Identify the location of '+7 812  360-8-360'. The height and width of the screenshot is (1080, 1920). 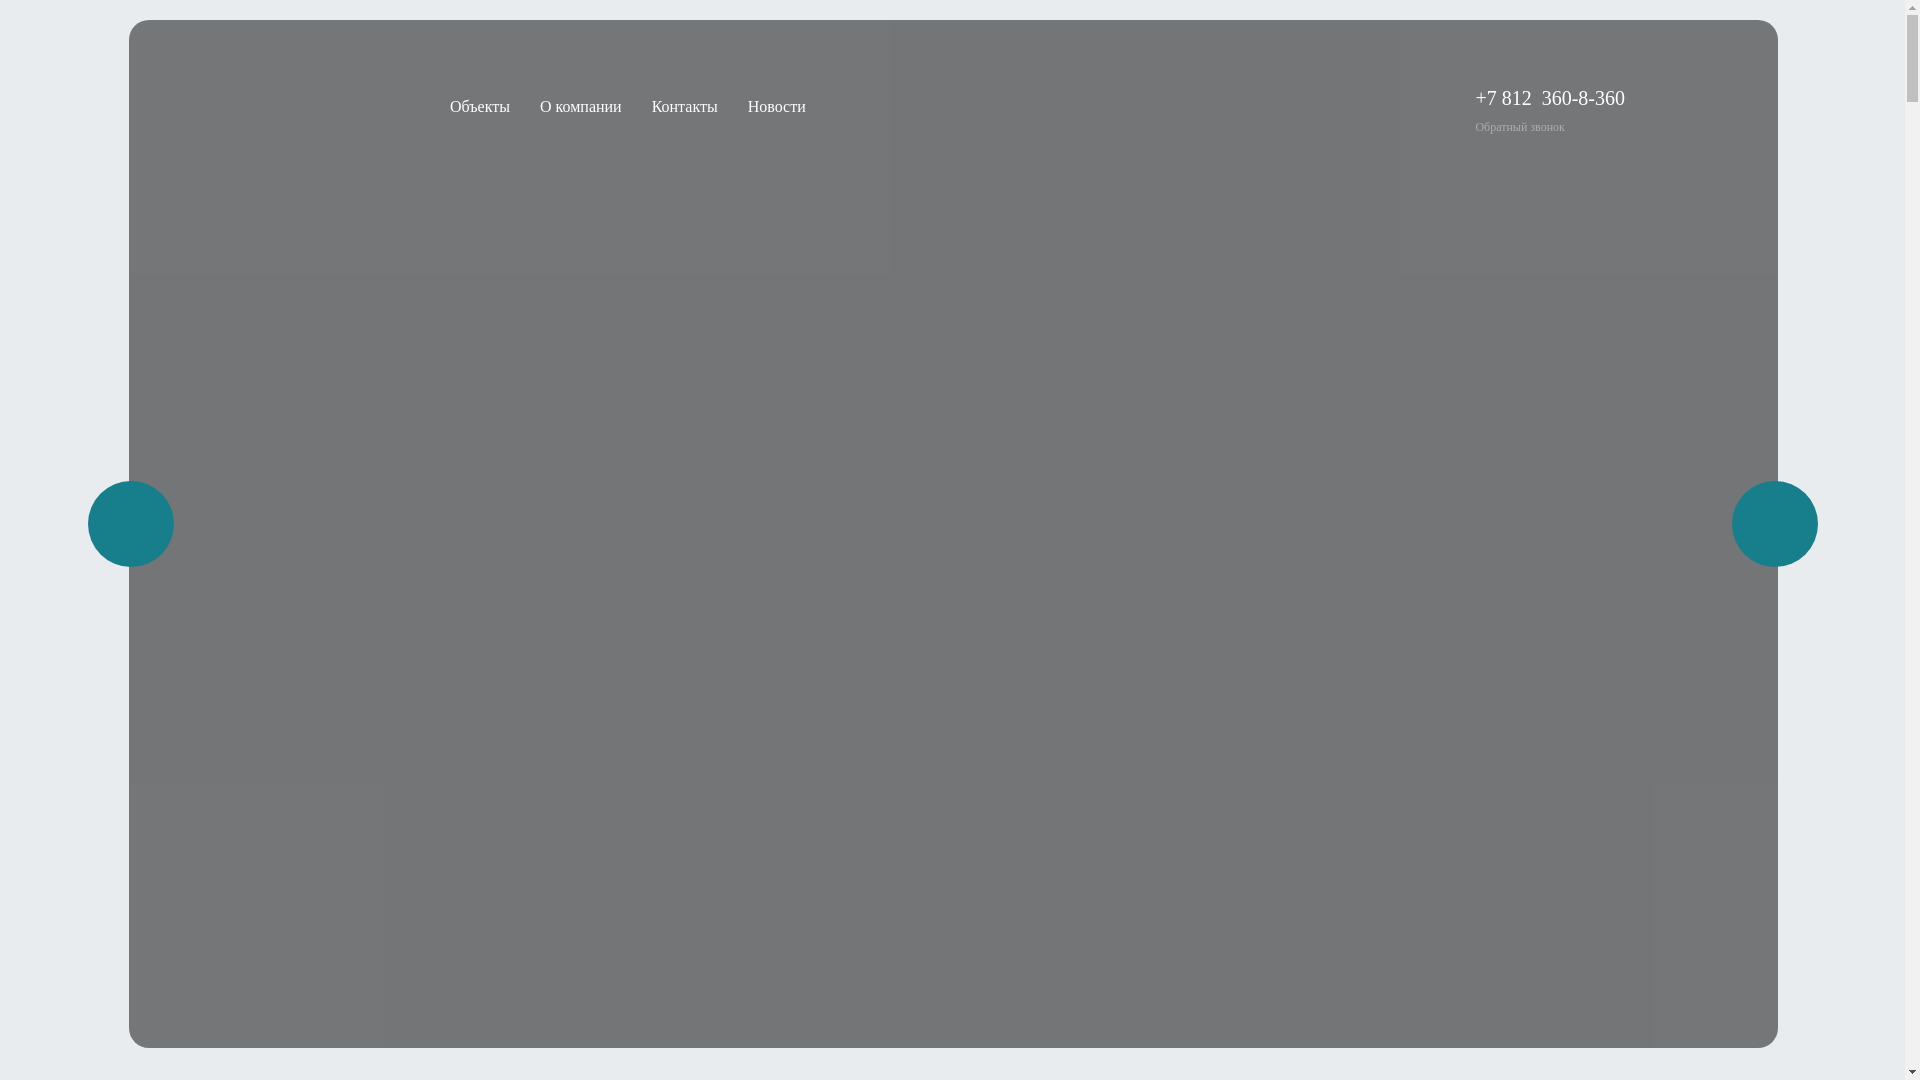
(1549, 97).